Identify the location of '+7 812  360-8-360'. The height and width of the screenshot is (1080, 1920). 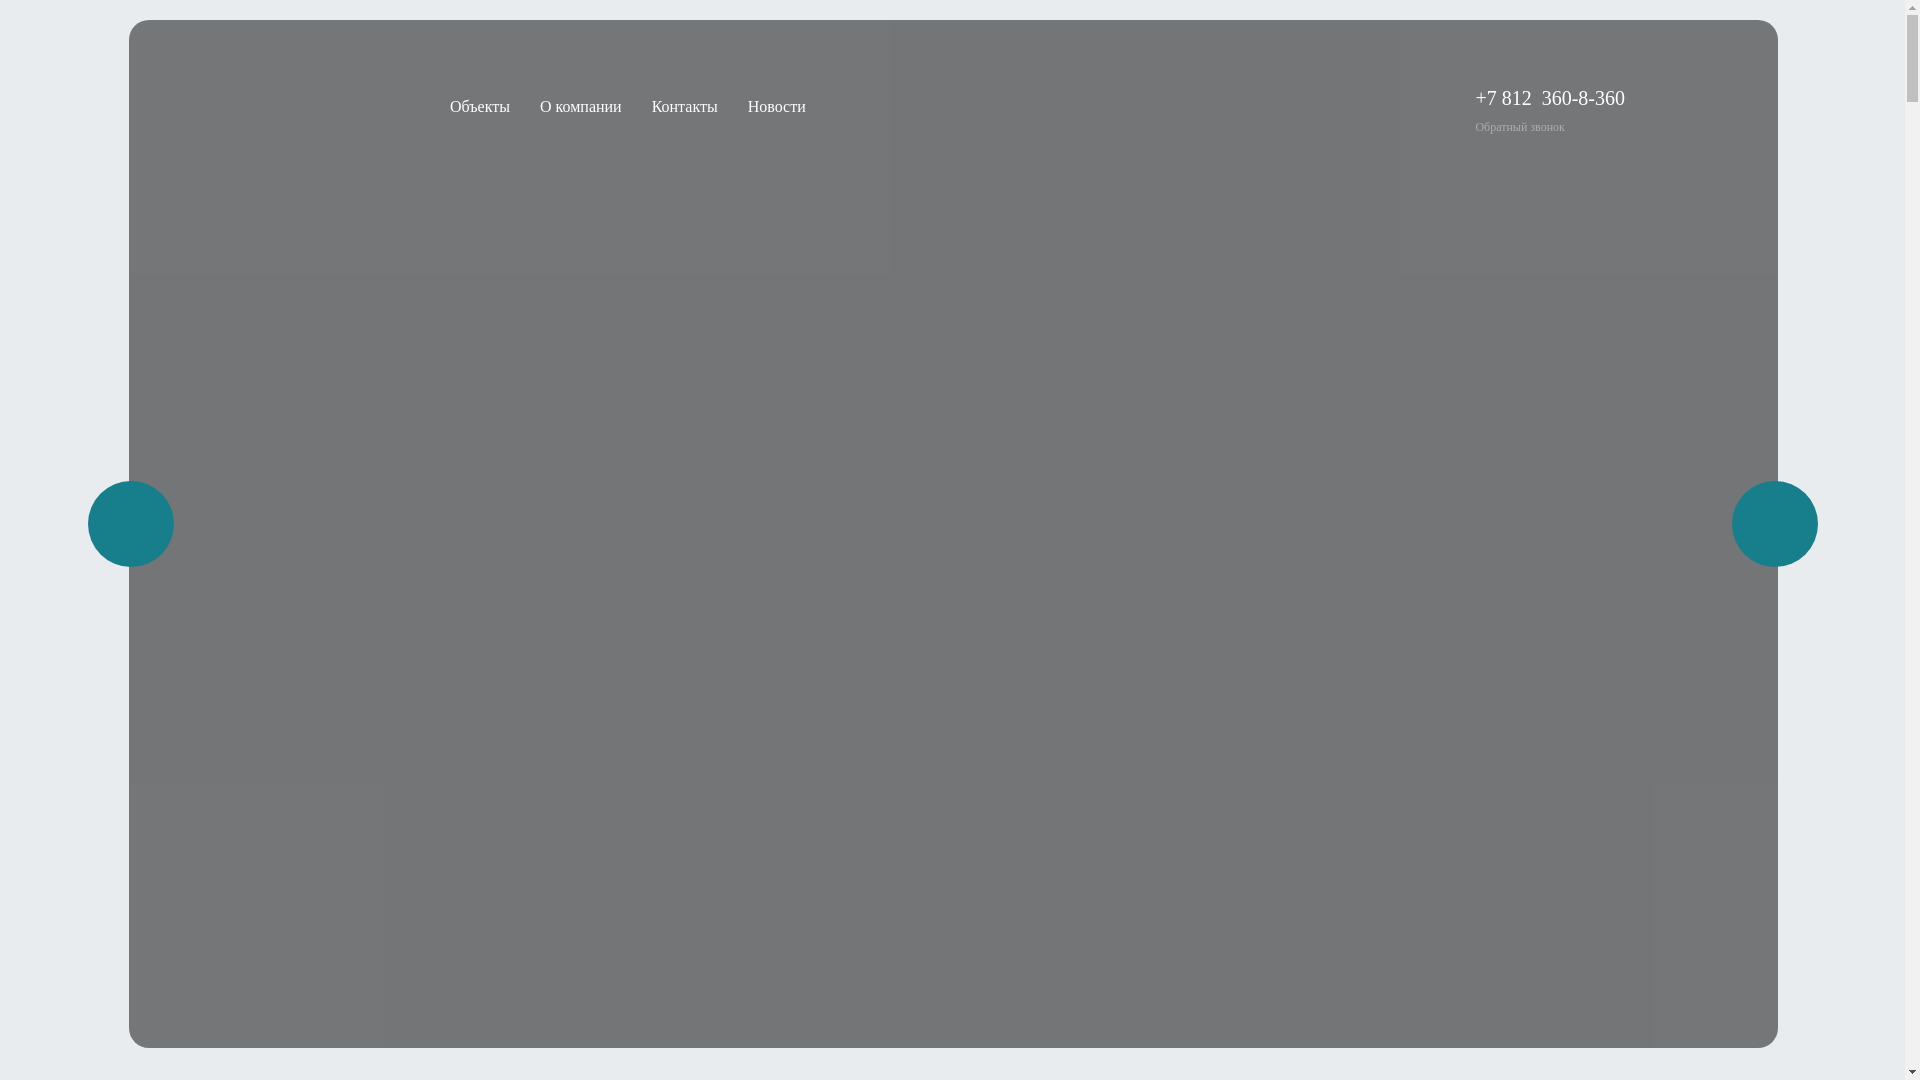
(1549, 97).